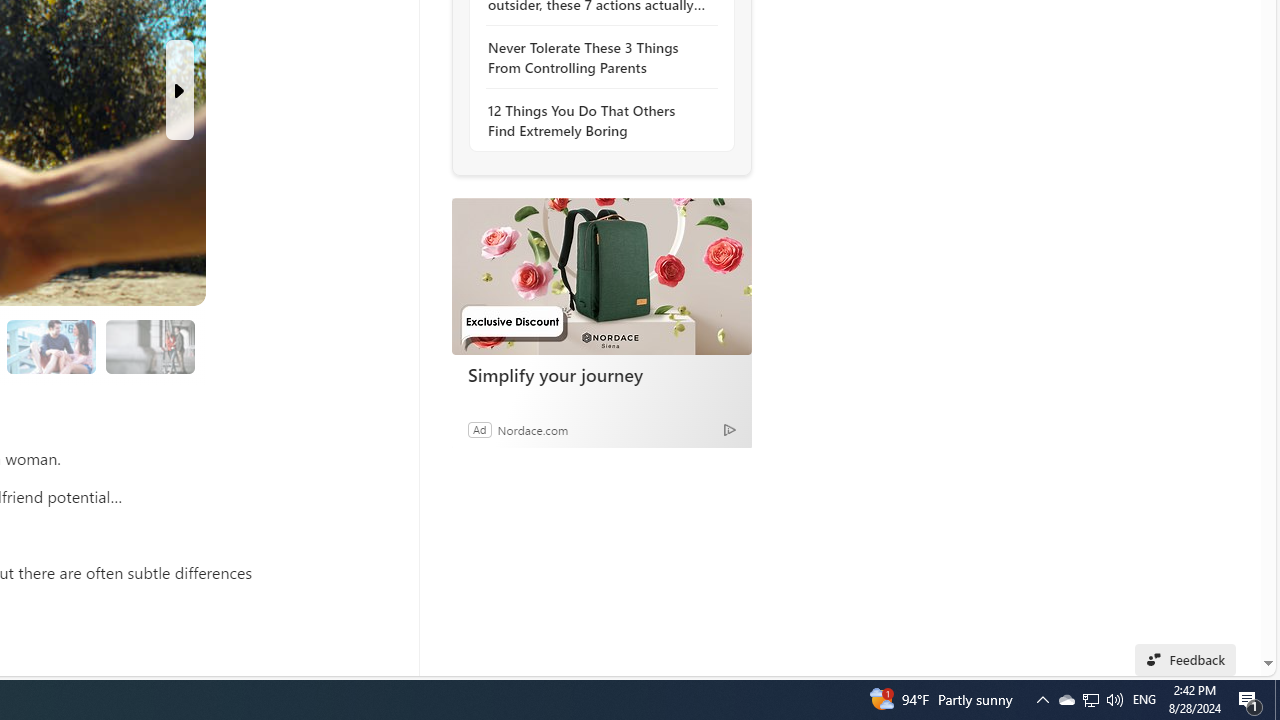  I want to click on 'Class: progress', so click(149, 342).